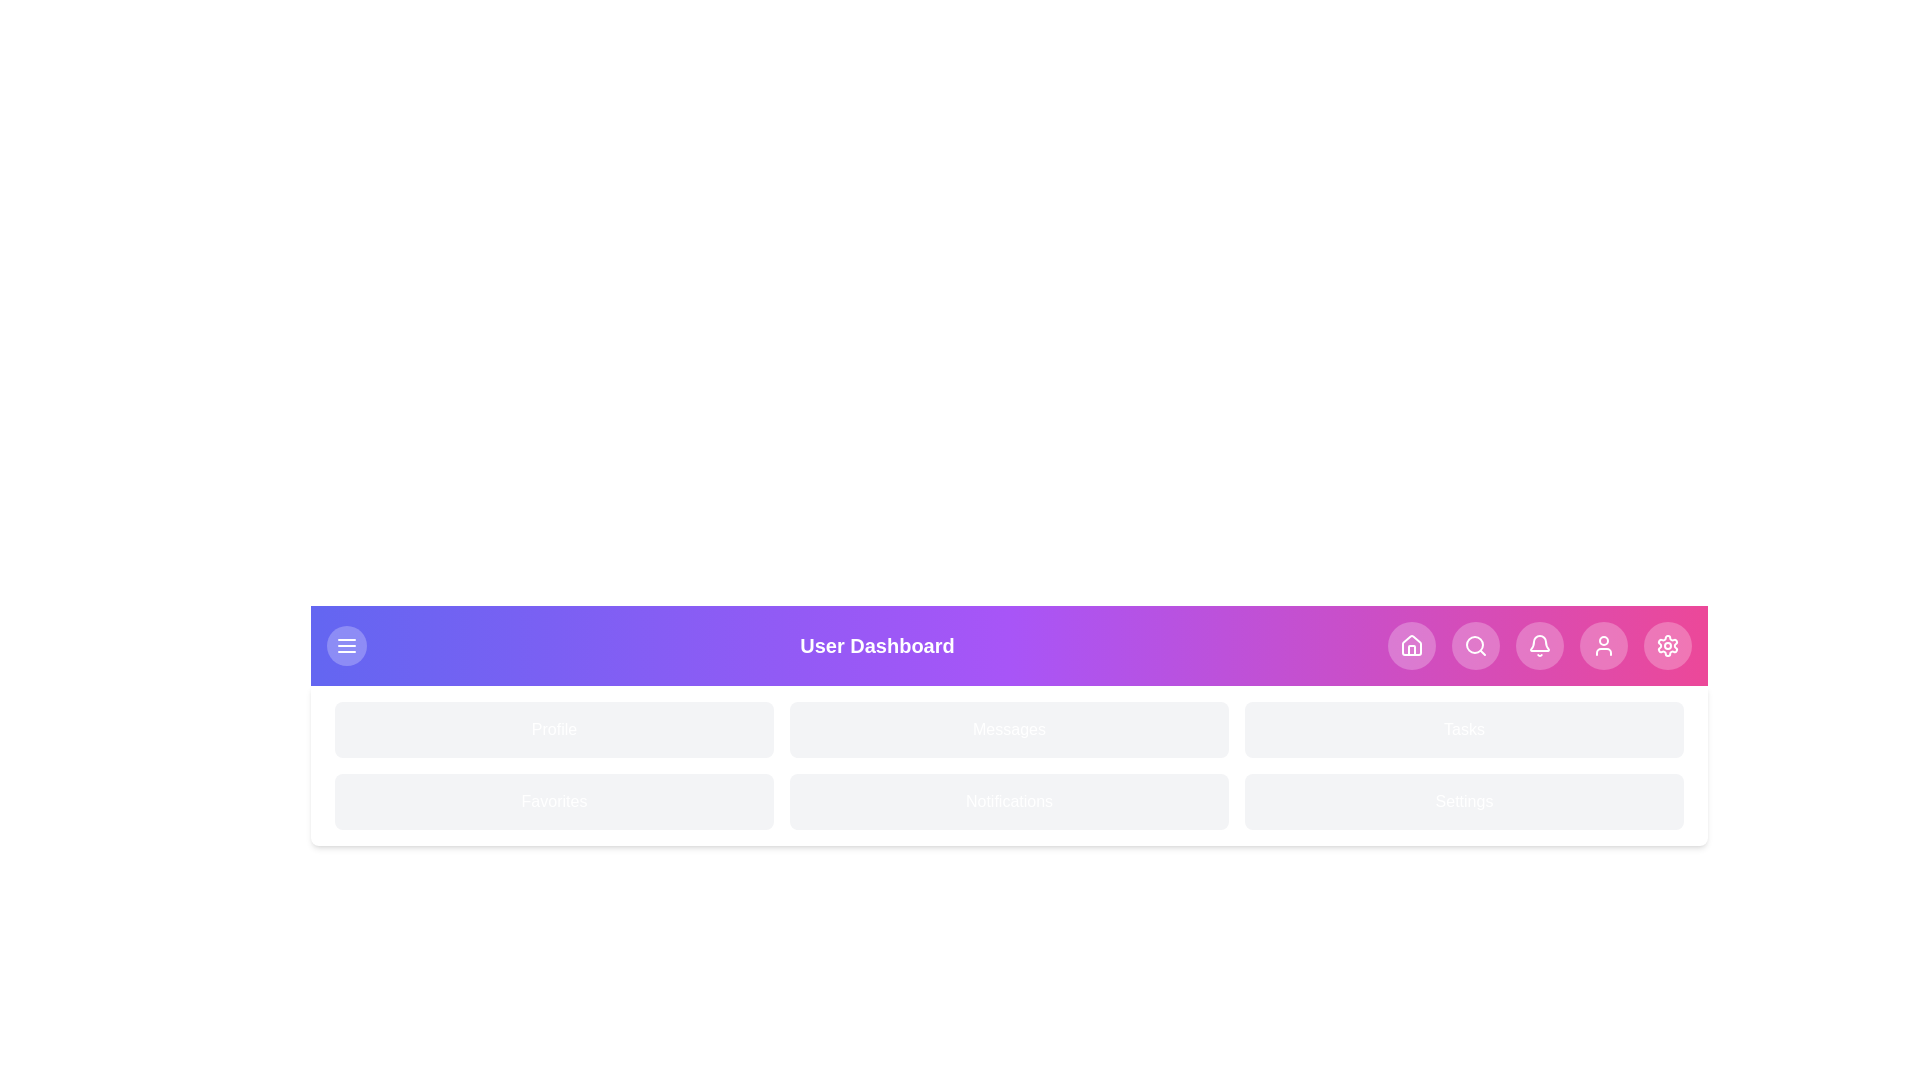 This screenshot has height=1080, width=1920. What do you see at coordinates (1603, 645) in the screenshot?
I see `the navigation button corresponding to Profile` at bounding box center [1603, 645].